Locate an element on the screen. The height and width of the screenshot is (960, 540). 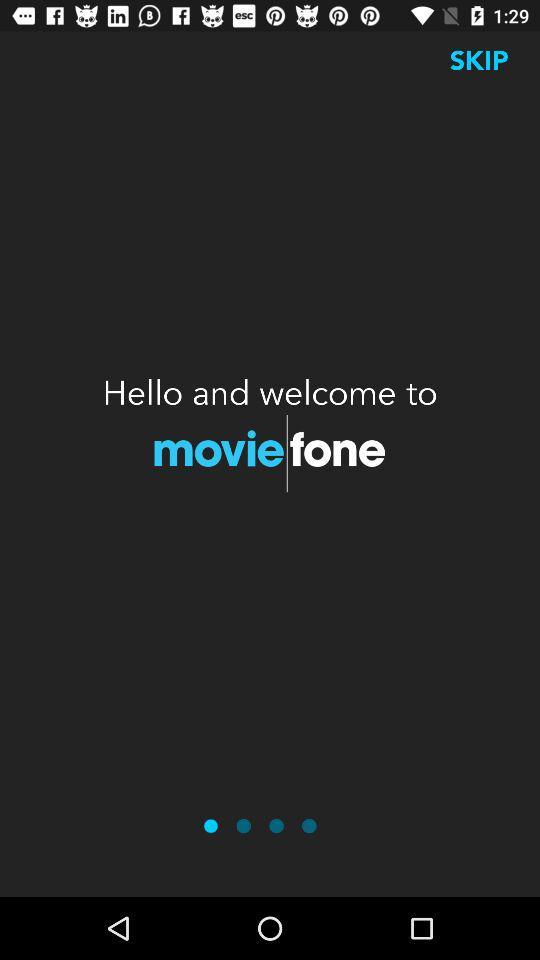
skip item is located at coordinates (478, 59).